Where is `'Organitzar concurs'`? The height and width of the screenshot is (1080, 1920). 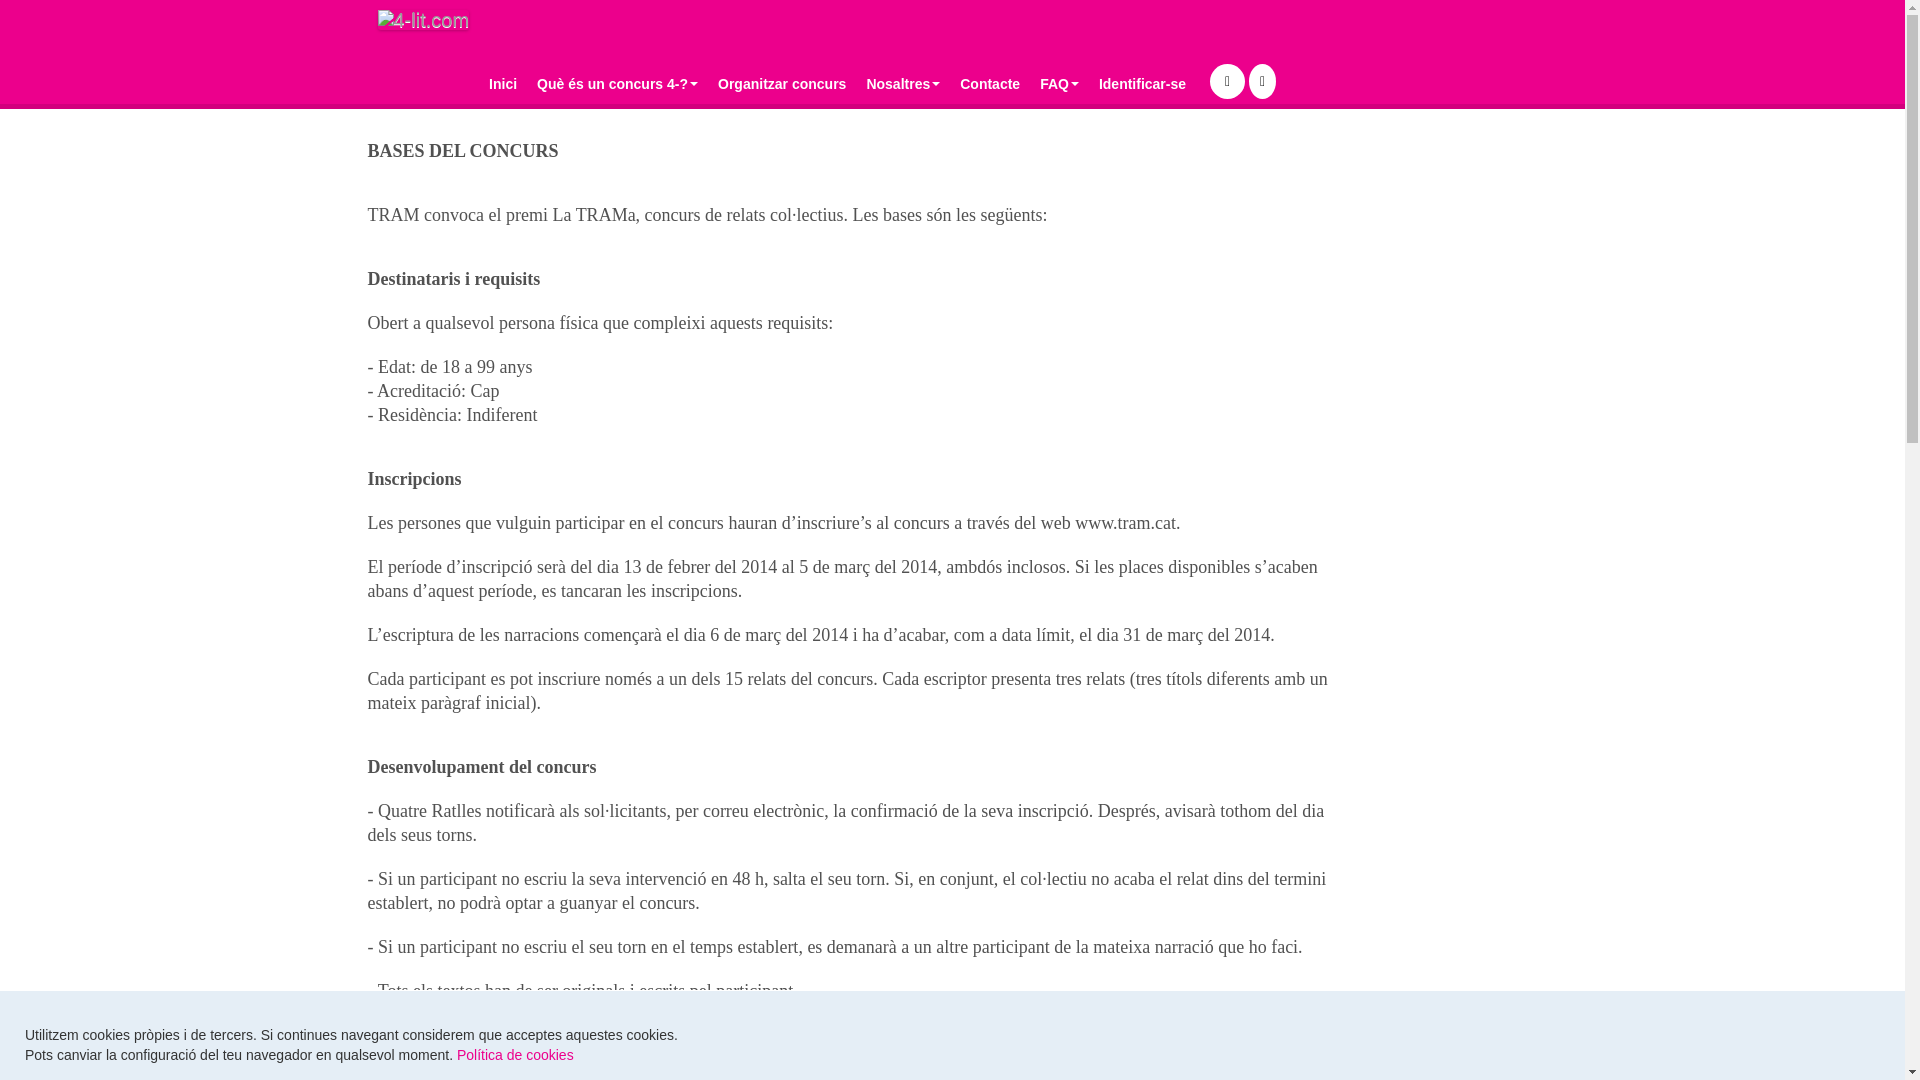
'Organitzar concurs' is located at coordinates (708, 83).